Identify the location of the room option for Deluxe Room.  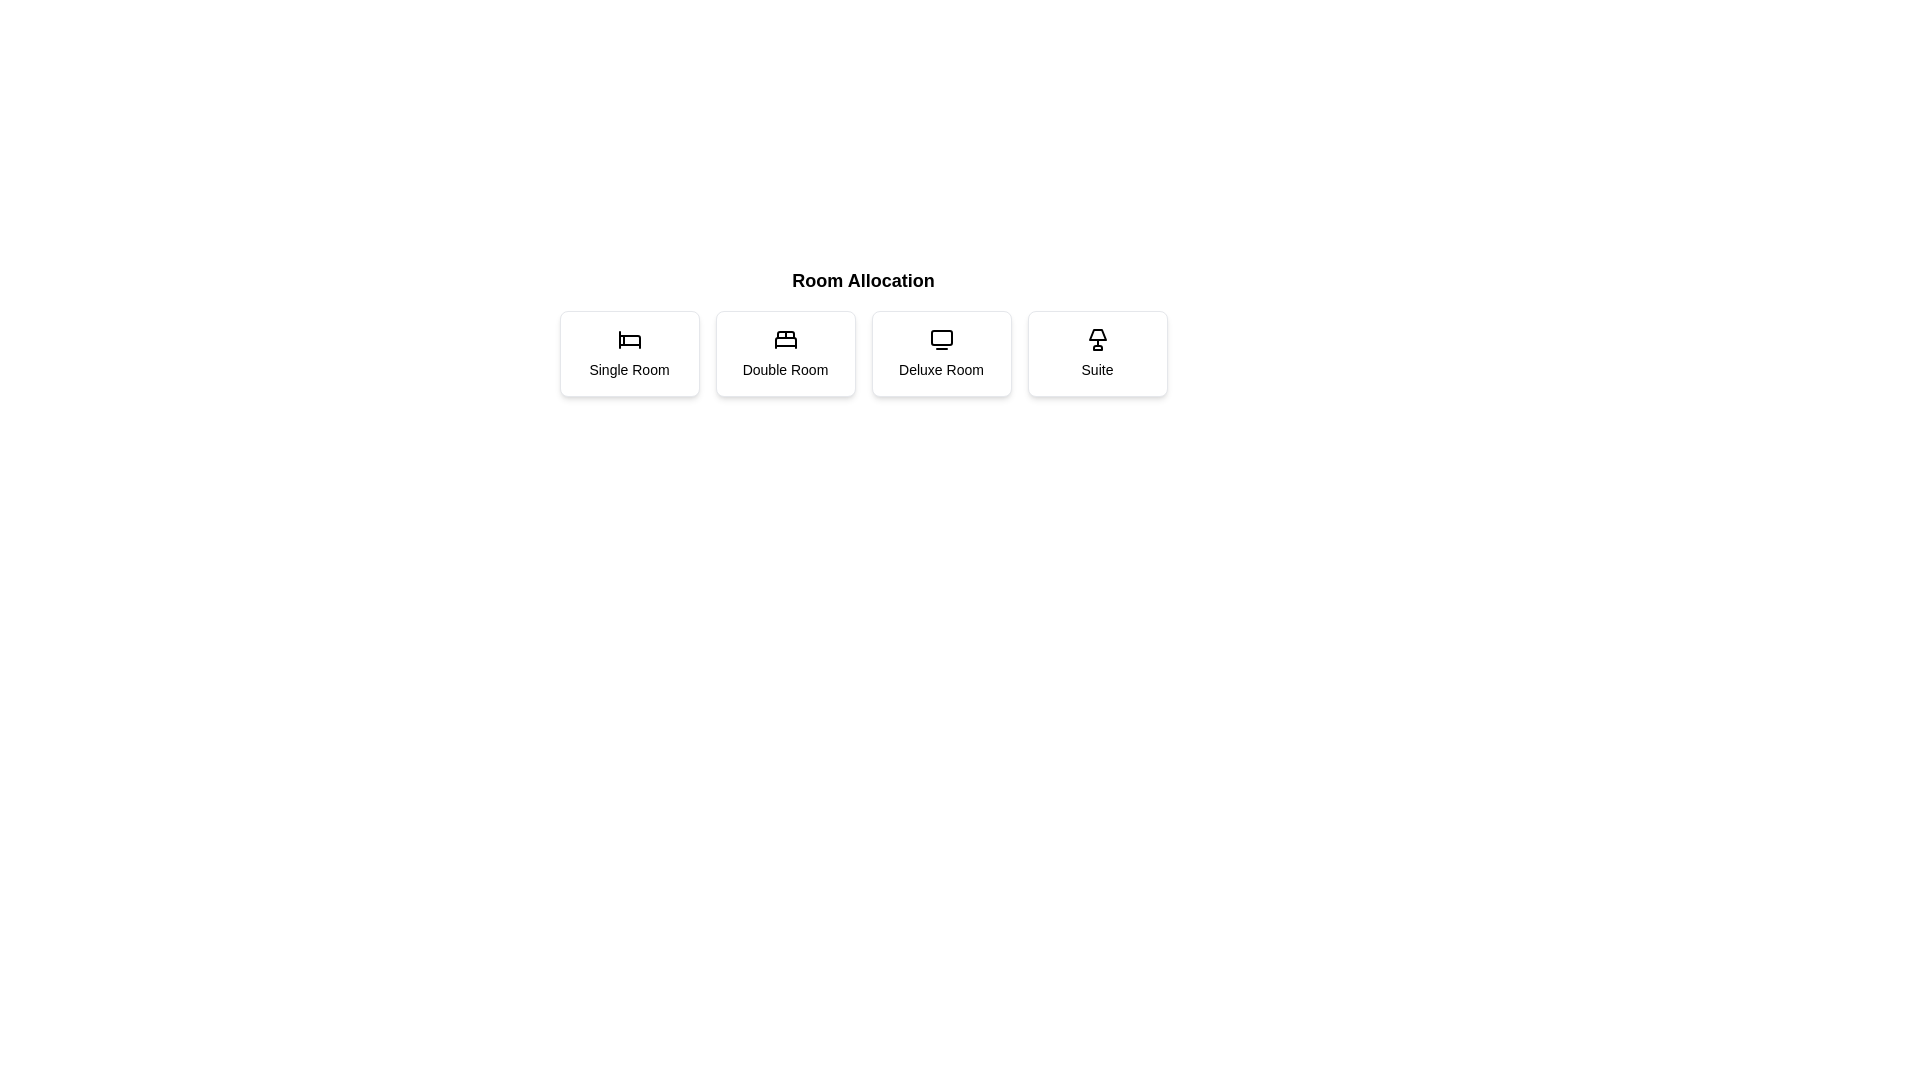
(940, 353).